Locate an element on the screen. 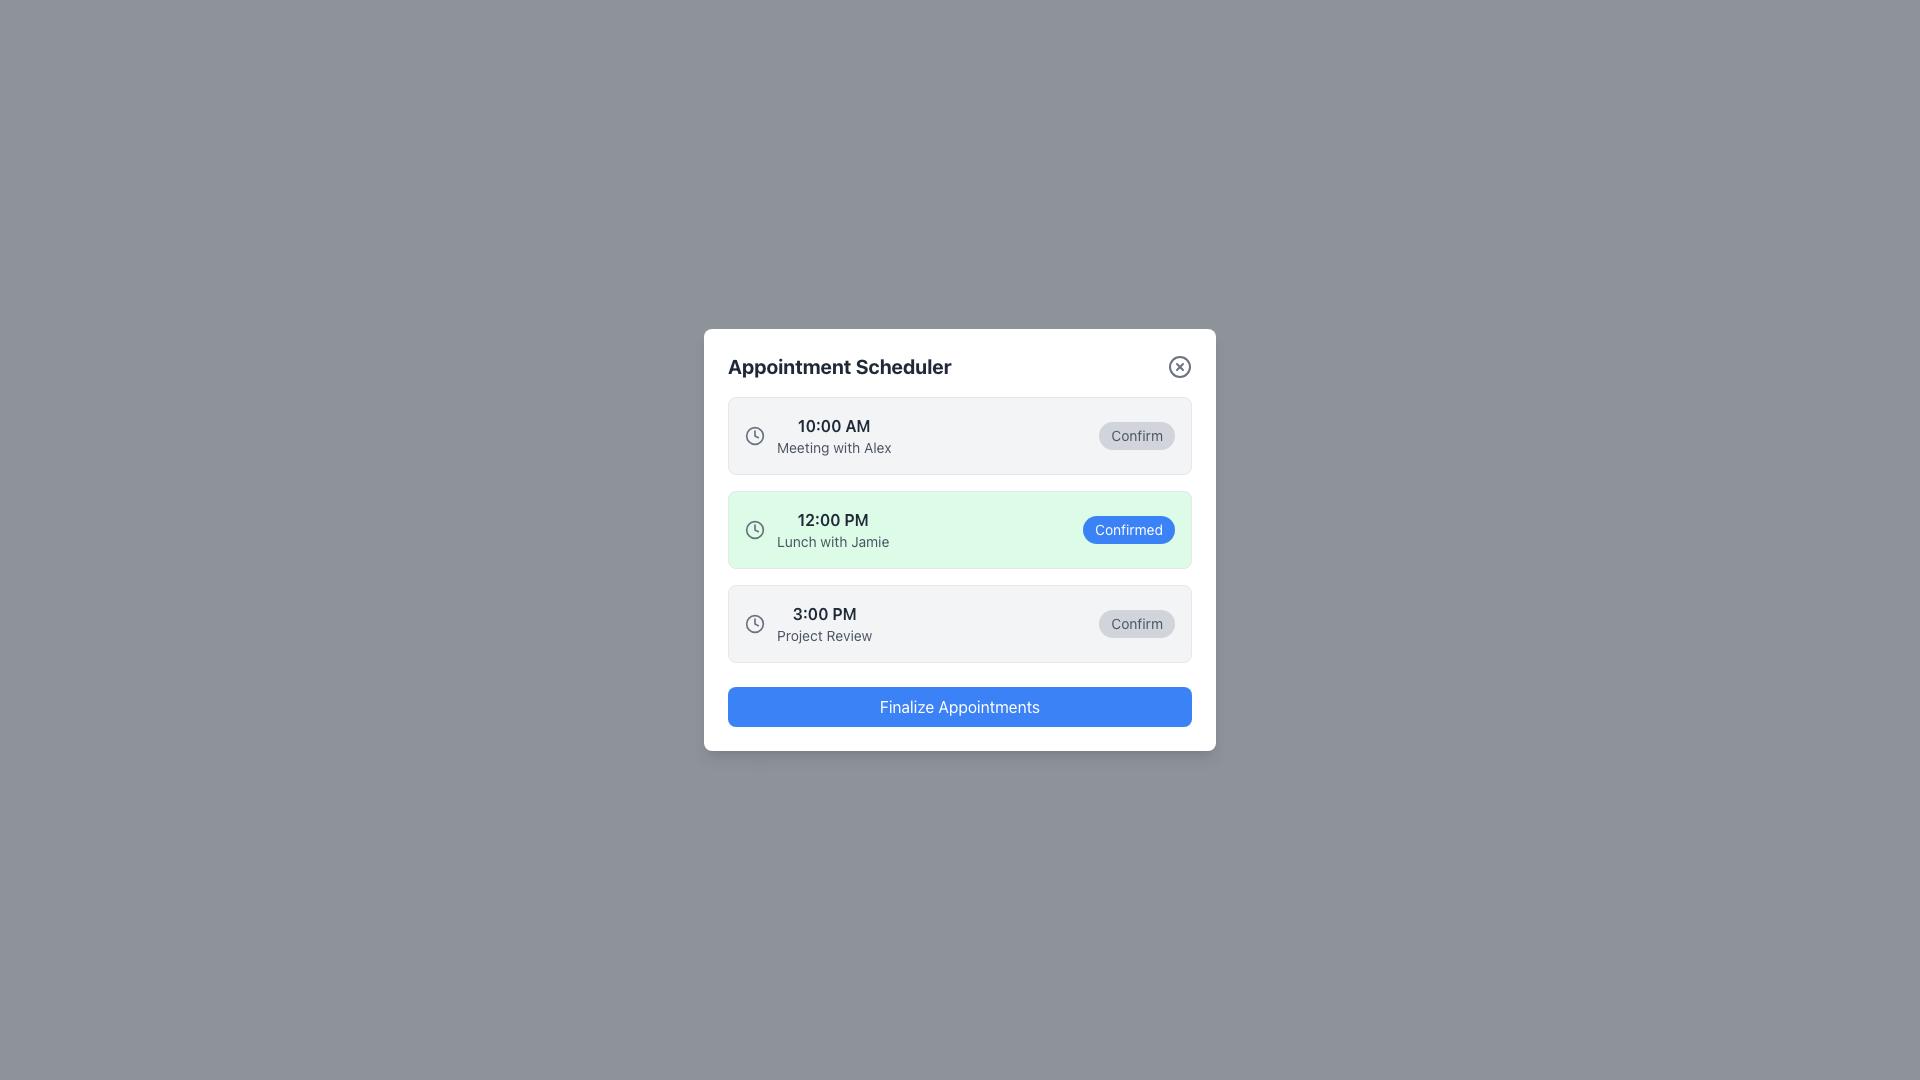 This screenshot has width=1920, height=1080. the static text element displaying '3:00 PM' with the subtitle 'Project Review', located in the third row of the appointment scheduling interface, to the left of the 'Confirm' button is located at coordinates (808, 623).